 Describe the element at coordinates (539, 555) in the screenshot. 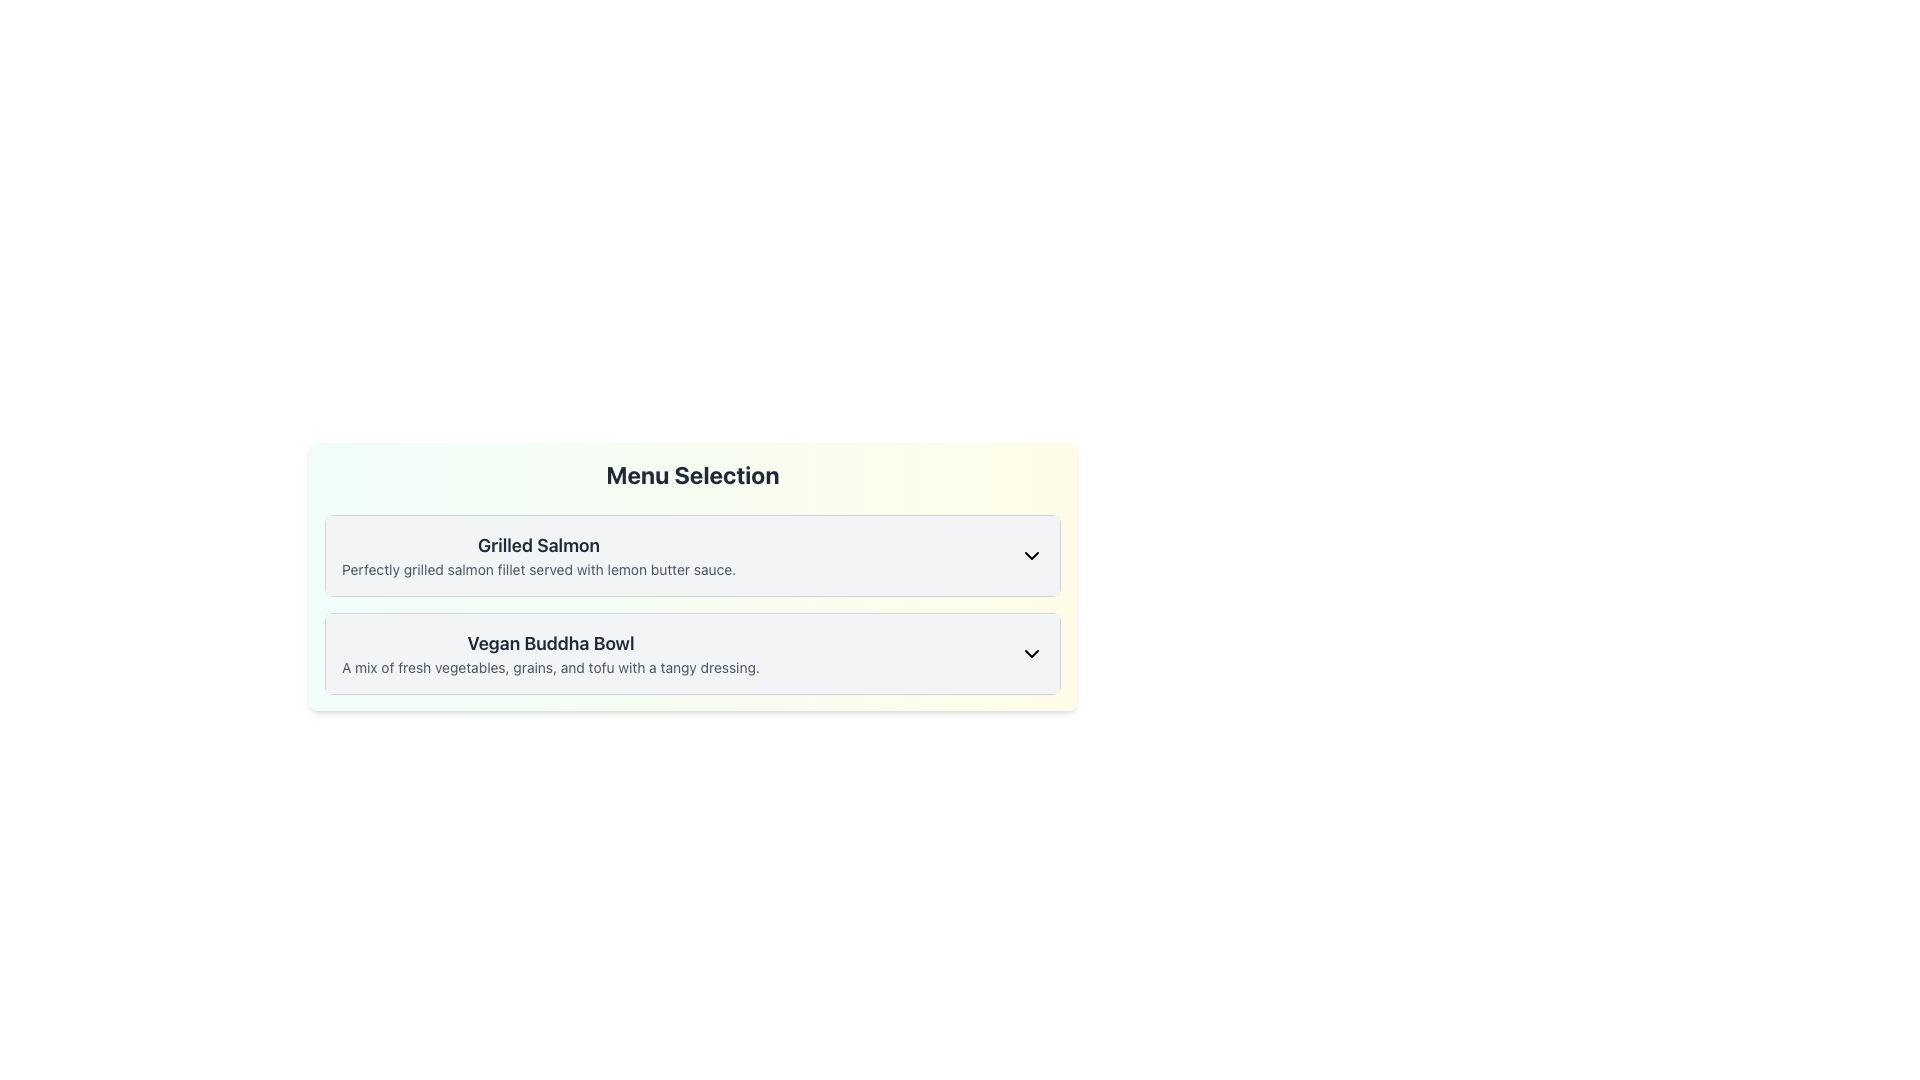

I see `the 'Grilled Salmon' text block in the menu selection list for possible actions or selections` at that location.